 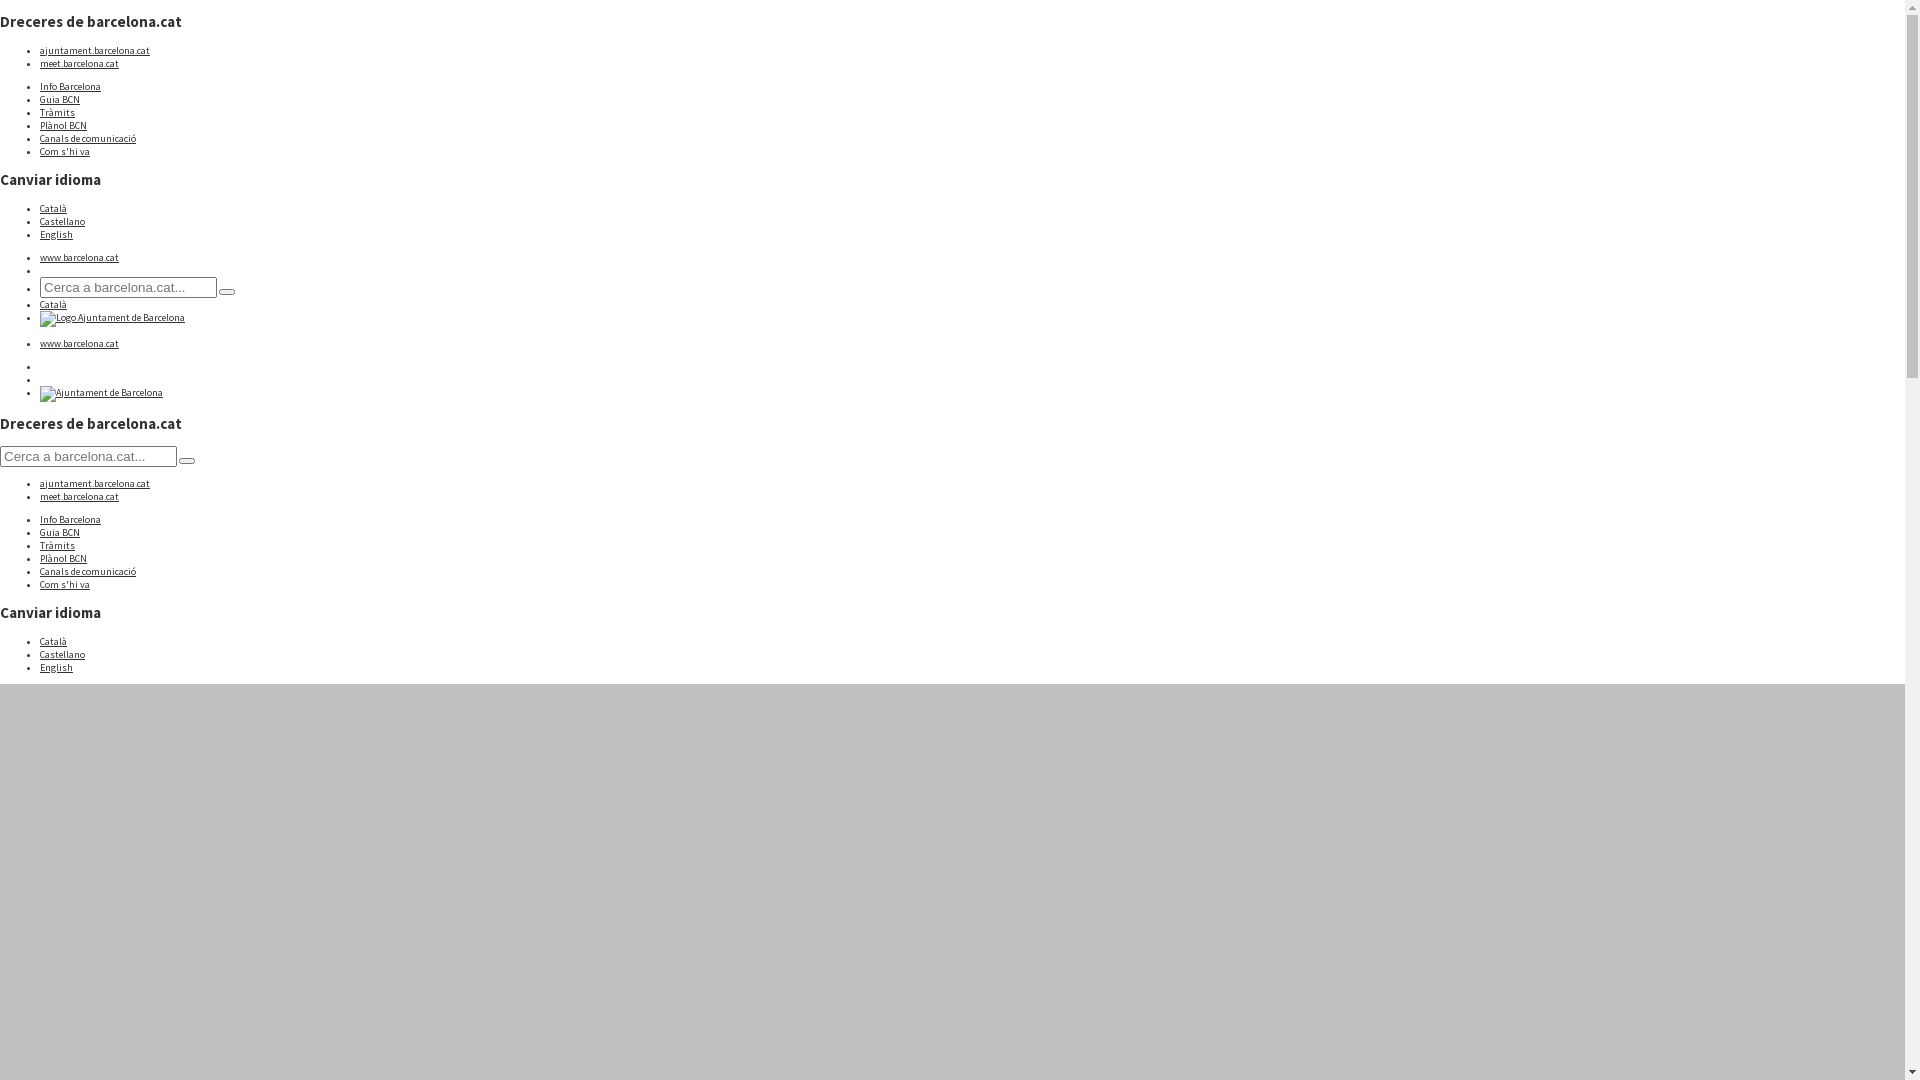 I want to click on 'Guia BCN', so click(x=59, y=99).